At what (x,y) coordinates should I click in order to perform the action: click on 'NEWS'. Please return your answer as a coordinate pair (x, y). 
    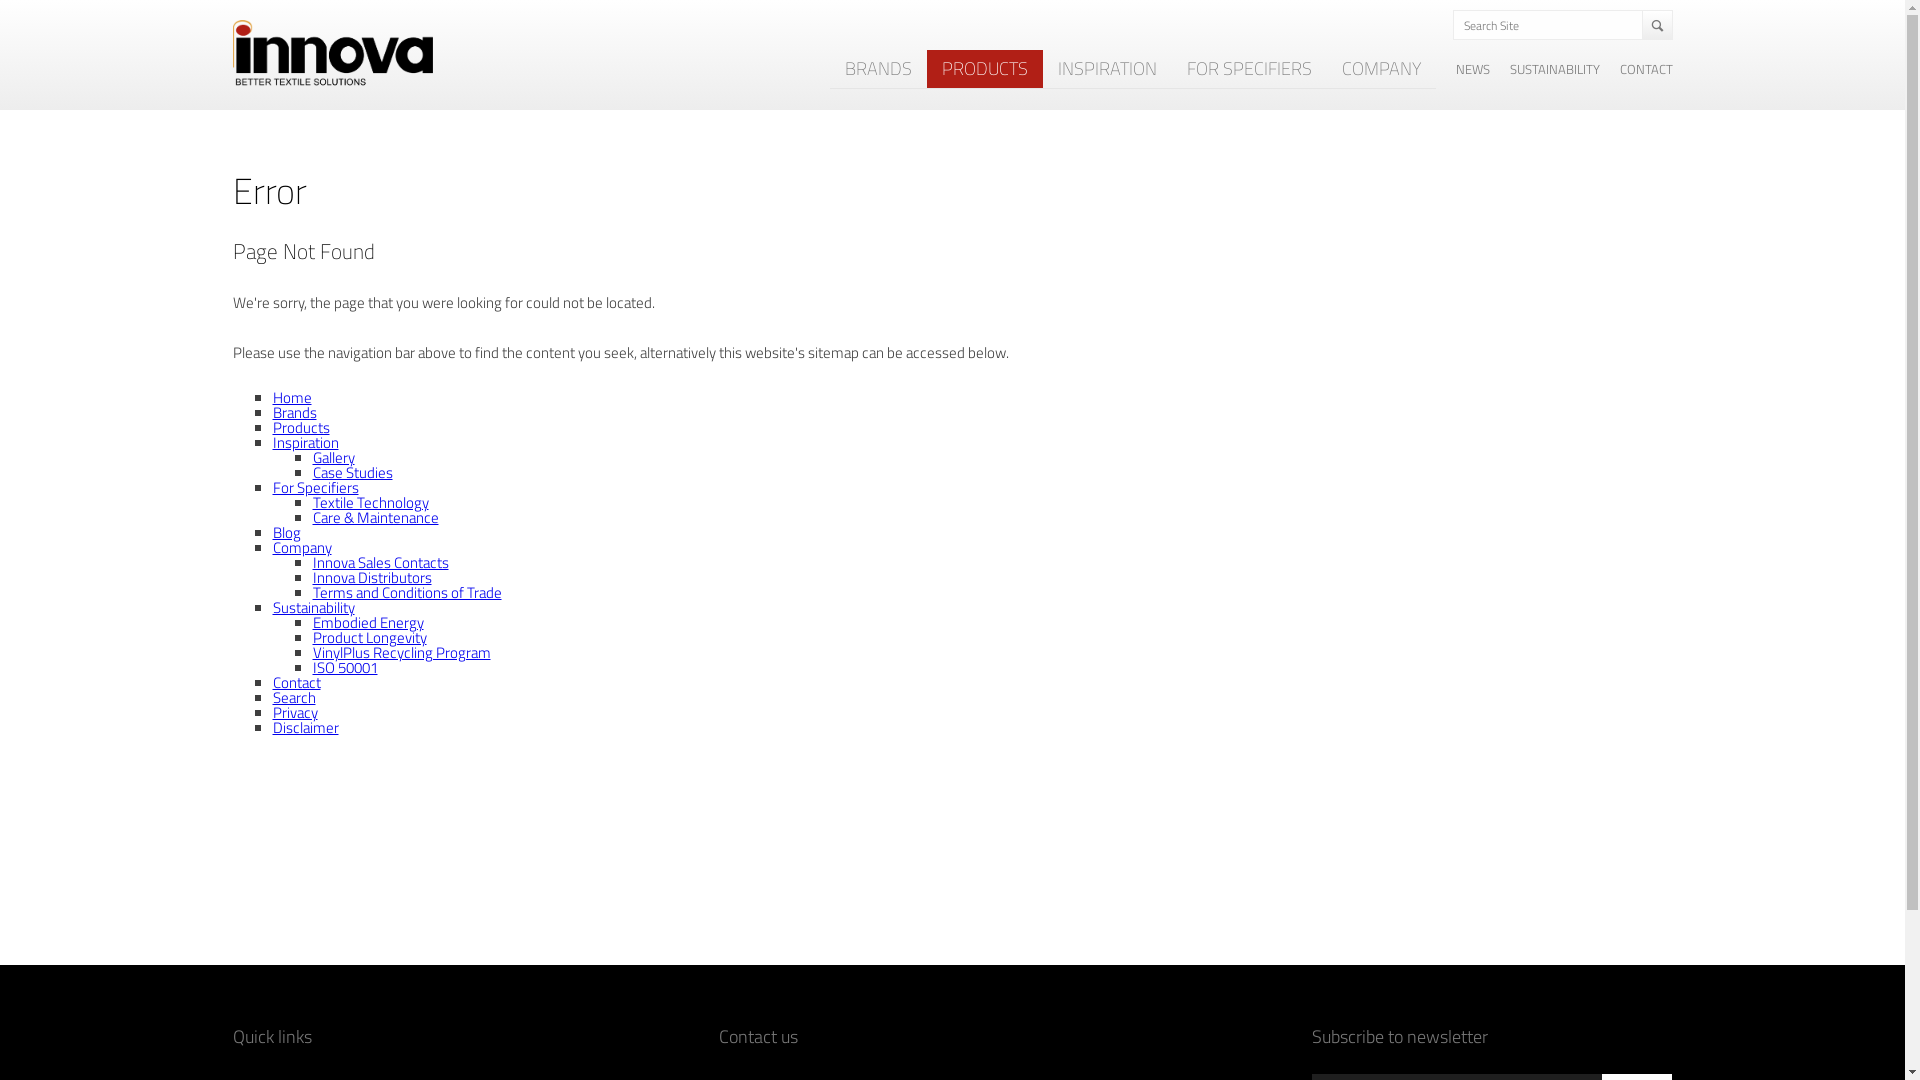
    Looking at the image, I should click on (1473, 68).